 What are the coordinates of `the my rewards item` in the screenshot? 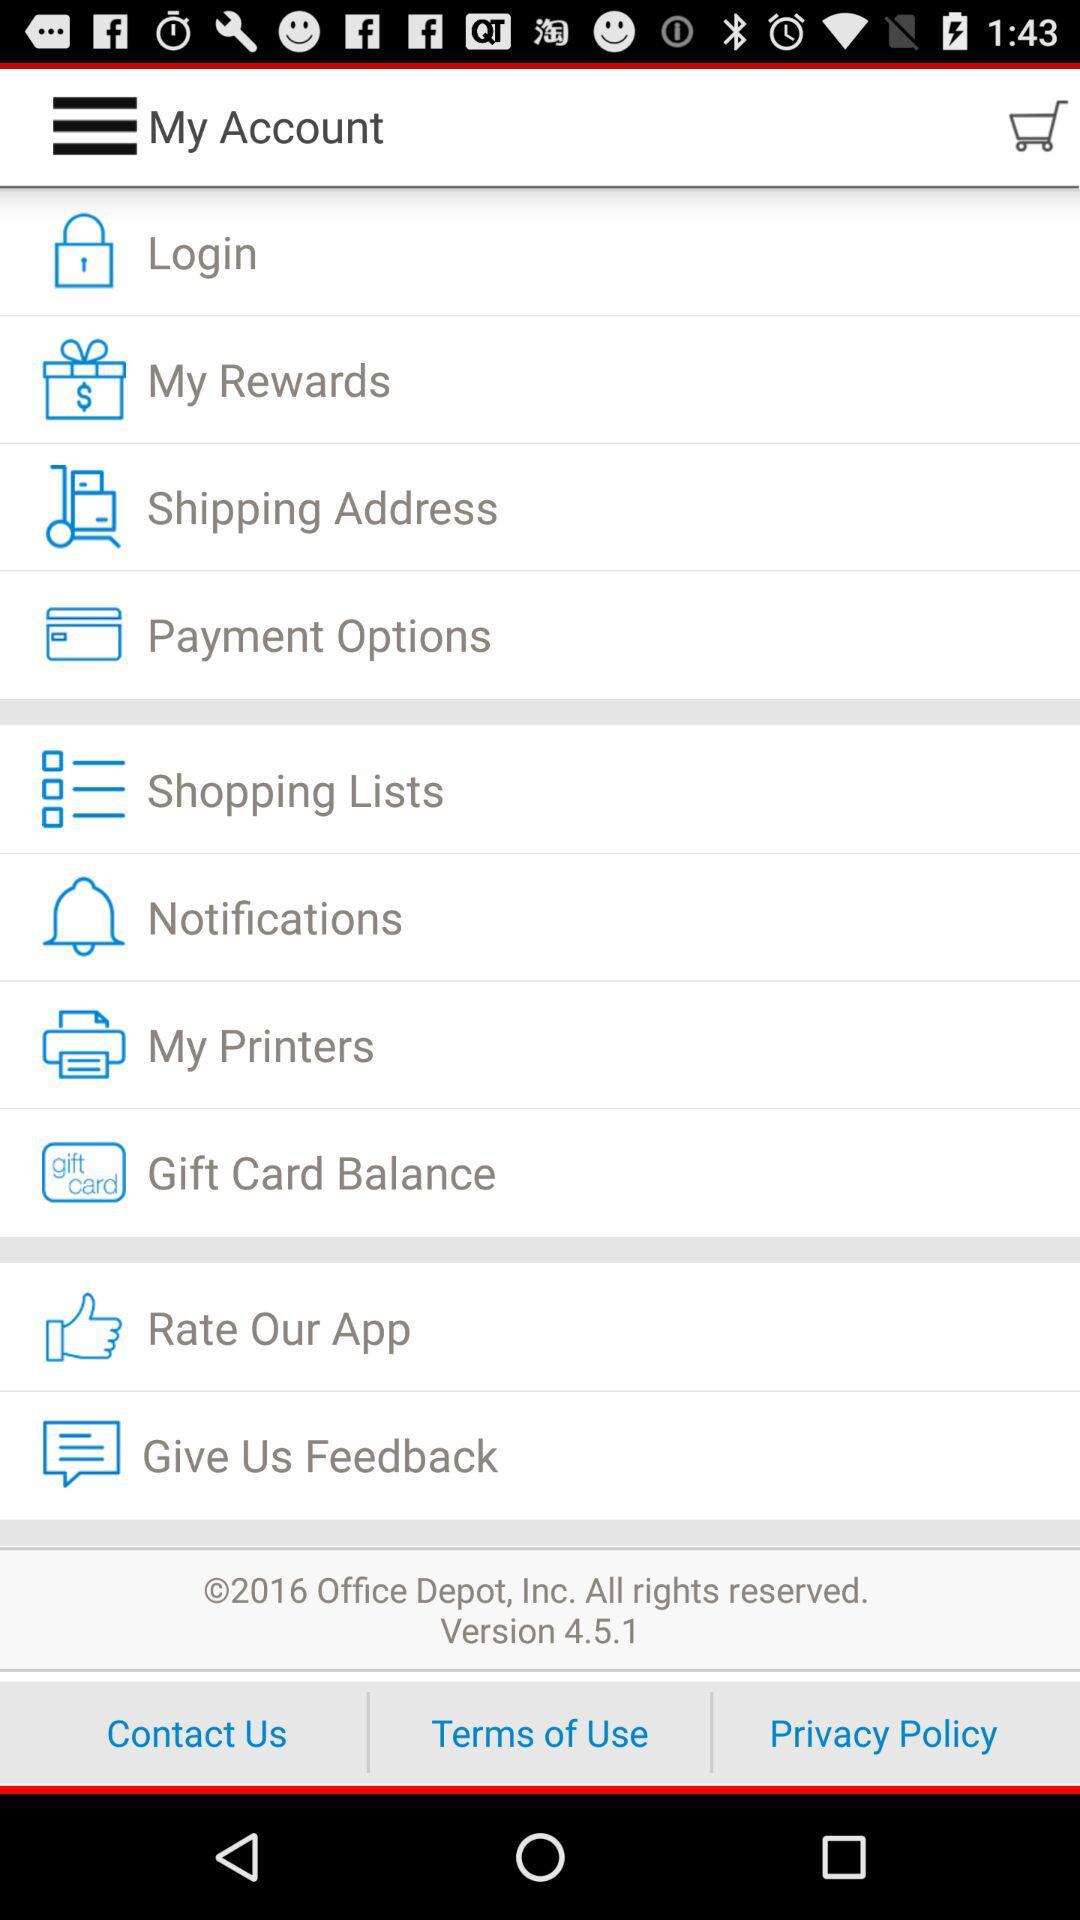 It's located at (540, 379).